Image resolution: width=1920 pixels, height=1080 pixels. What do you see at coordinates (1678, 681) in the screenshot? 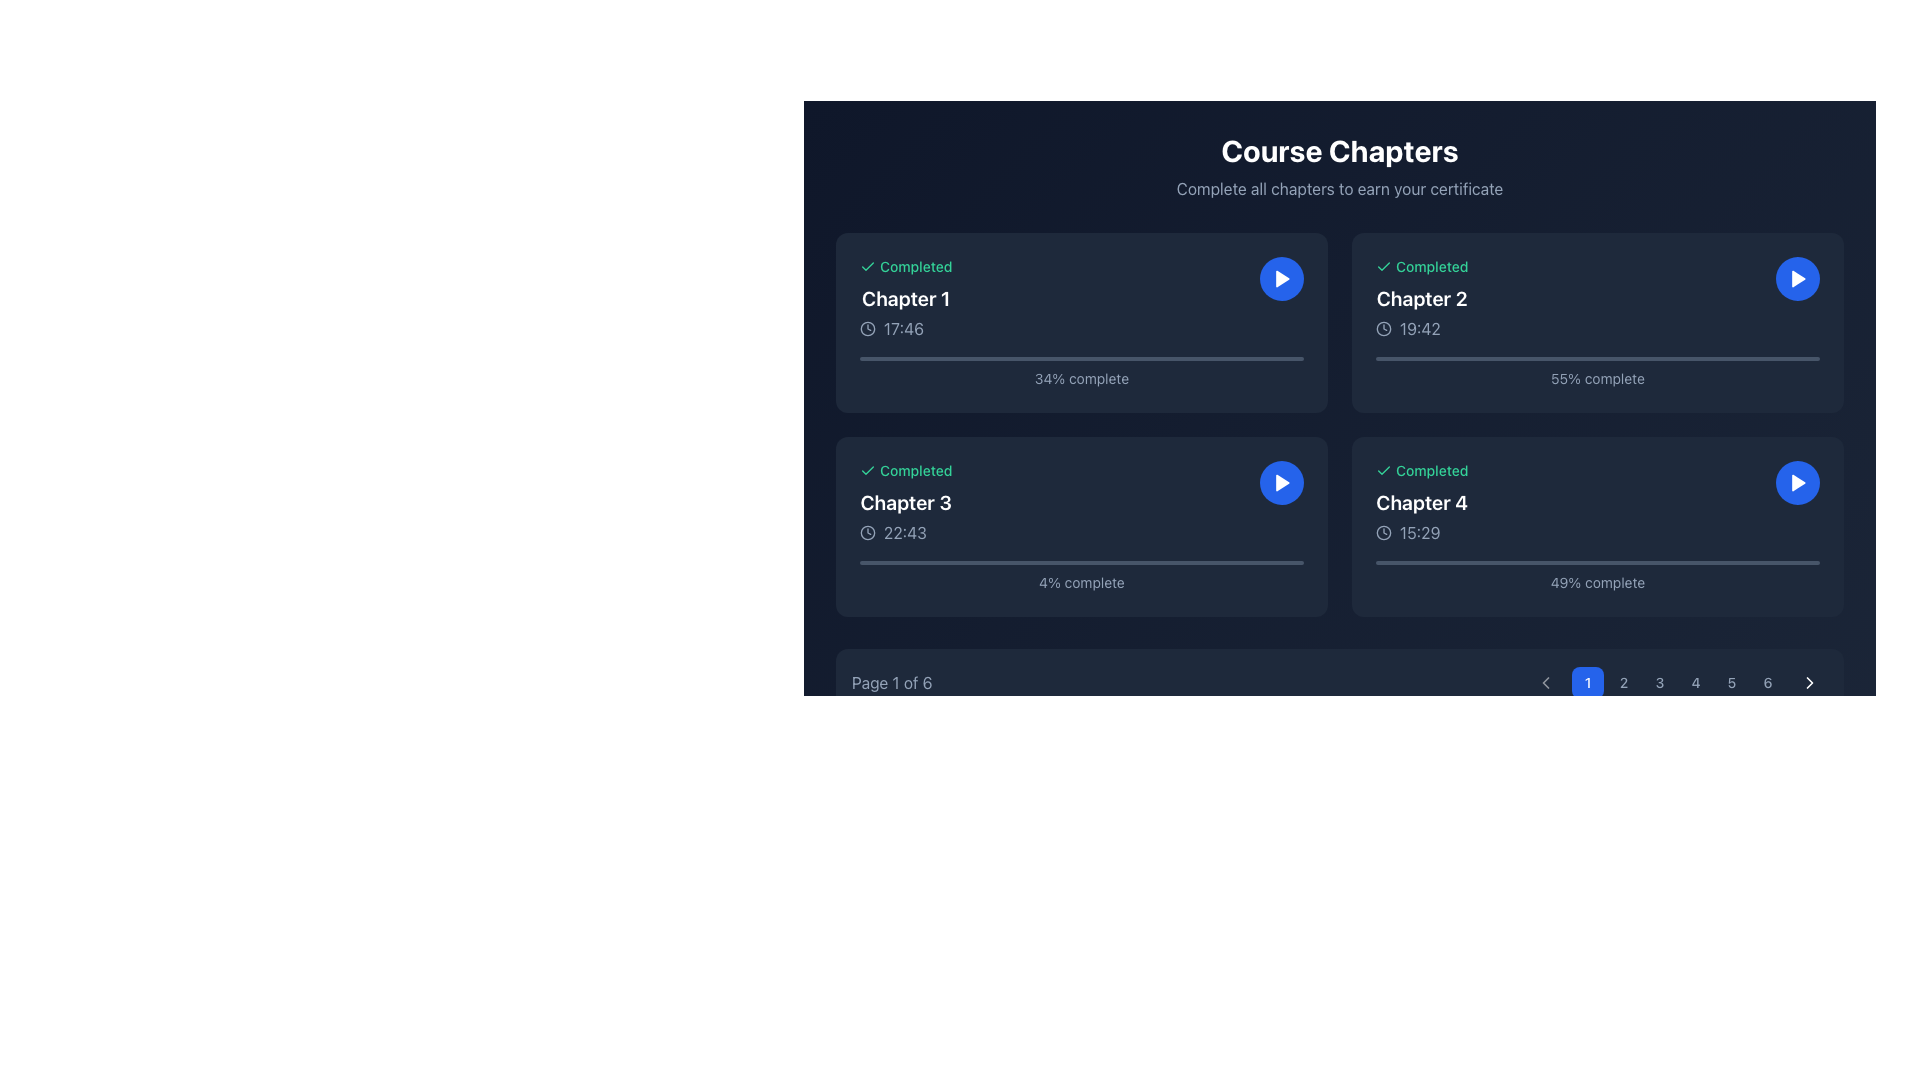
I see `the fourth circular button` at bounding box center [1678, 681].